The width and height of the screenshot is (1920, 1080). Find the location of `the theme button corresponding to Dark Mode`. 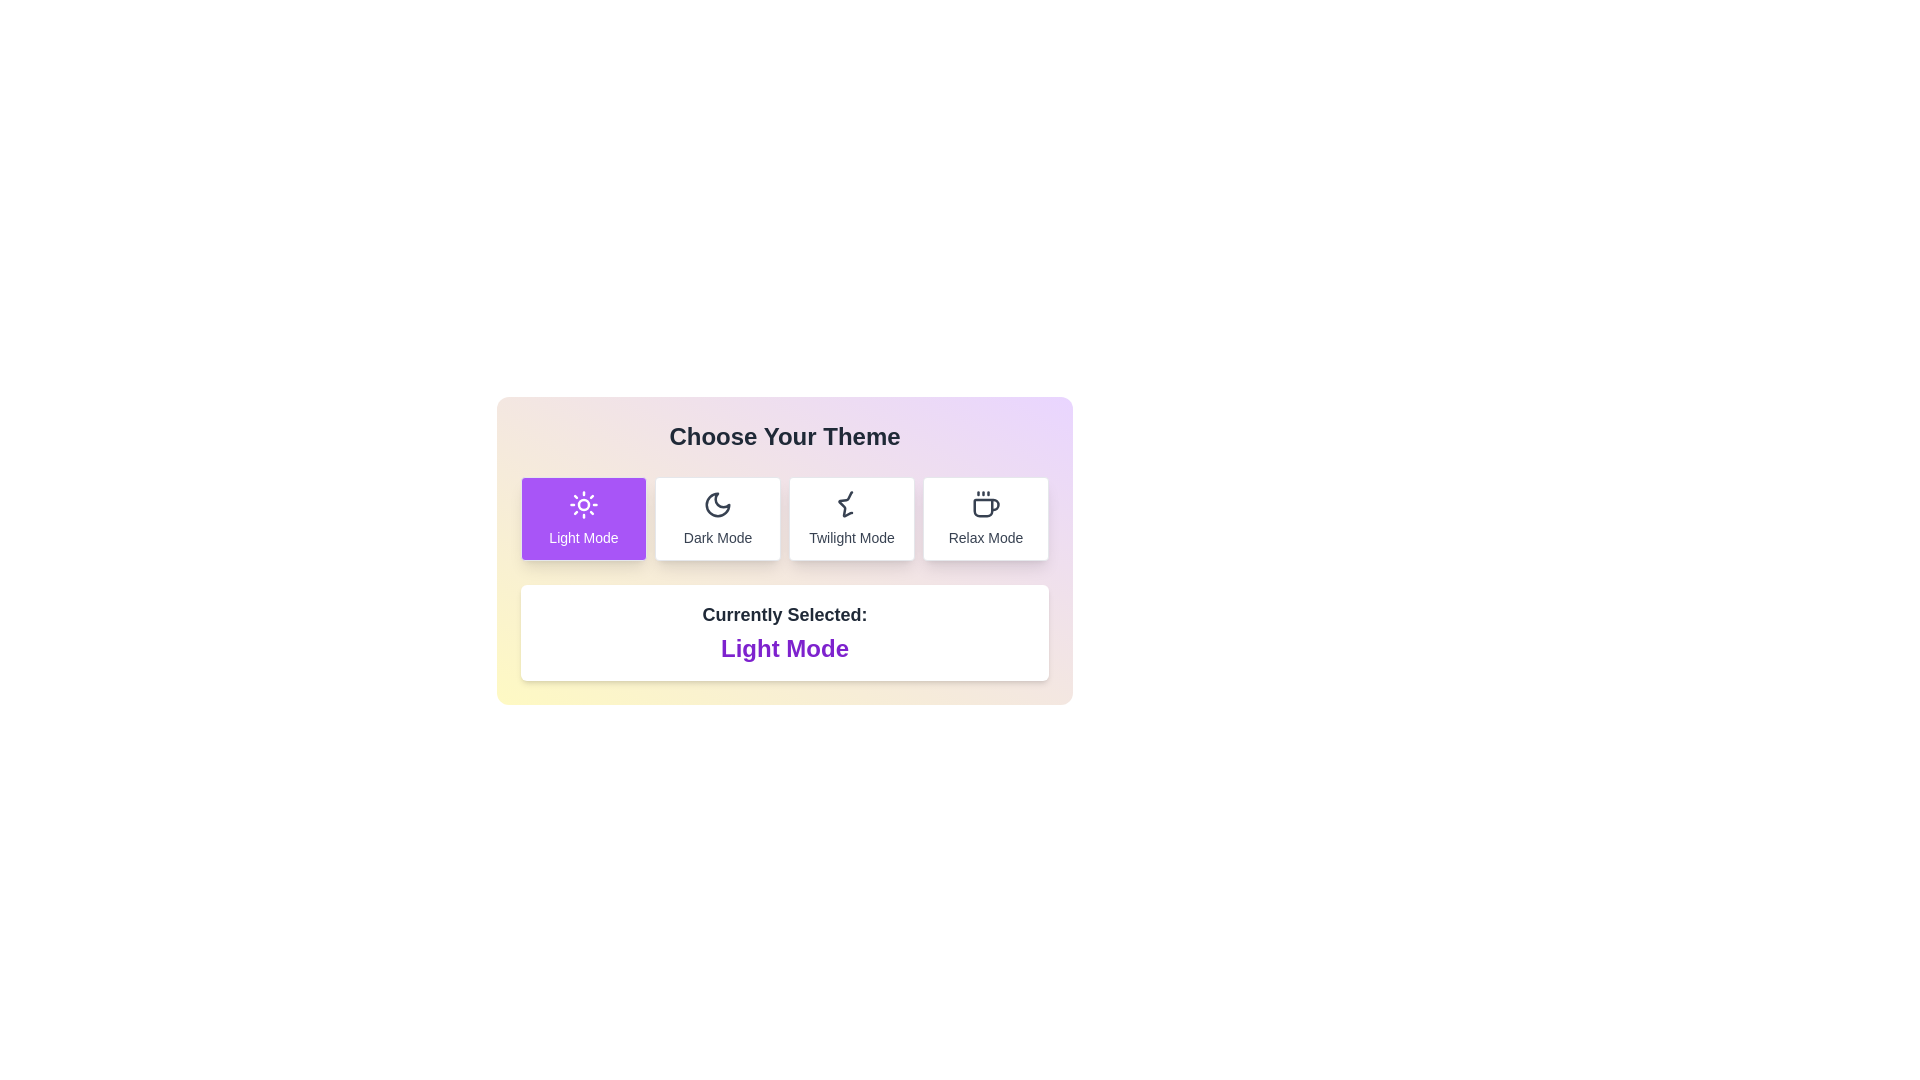

the theme button corresponding to Dark Mode is located at coordinates (718, 518).